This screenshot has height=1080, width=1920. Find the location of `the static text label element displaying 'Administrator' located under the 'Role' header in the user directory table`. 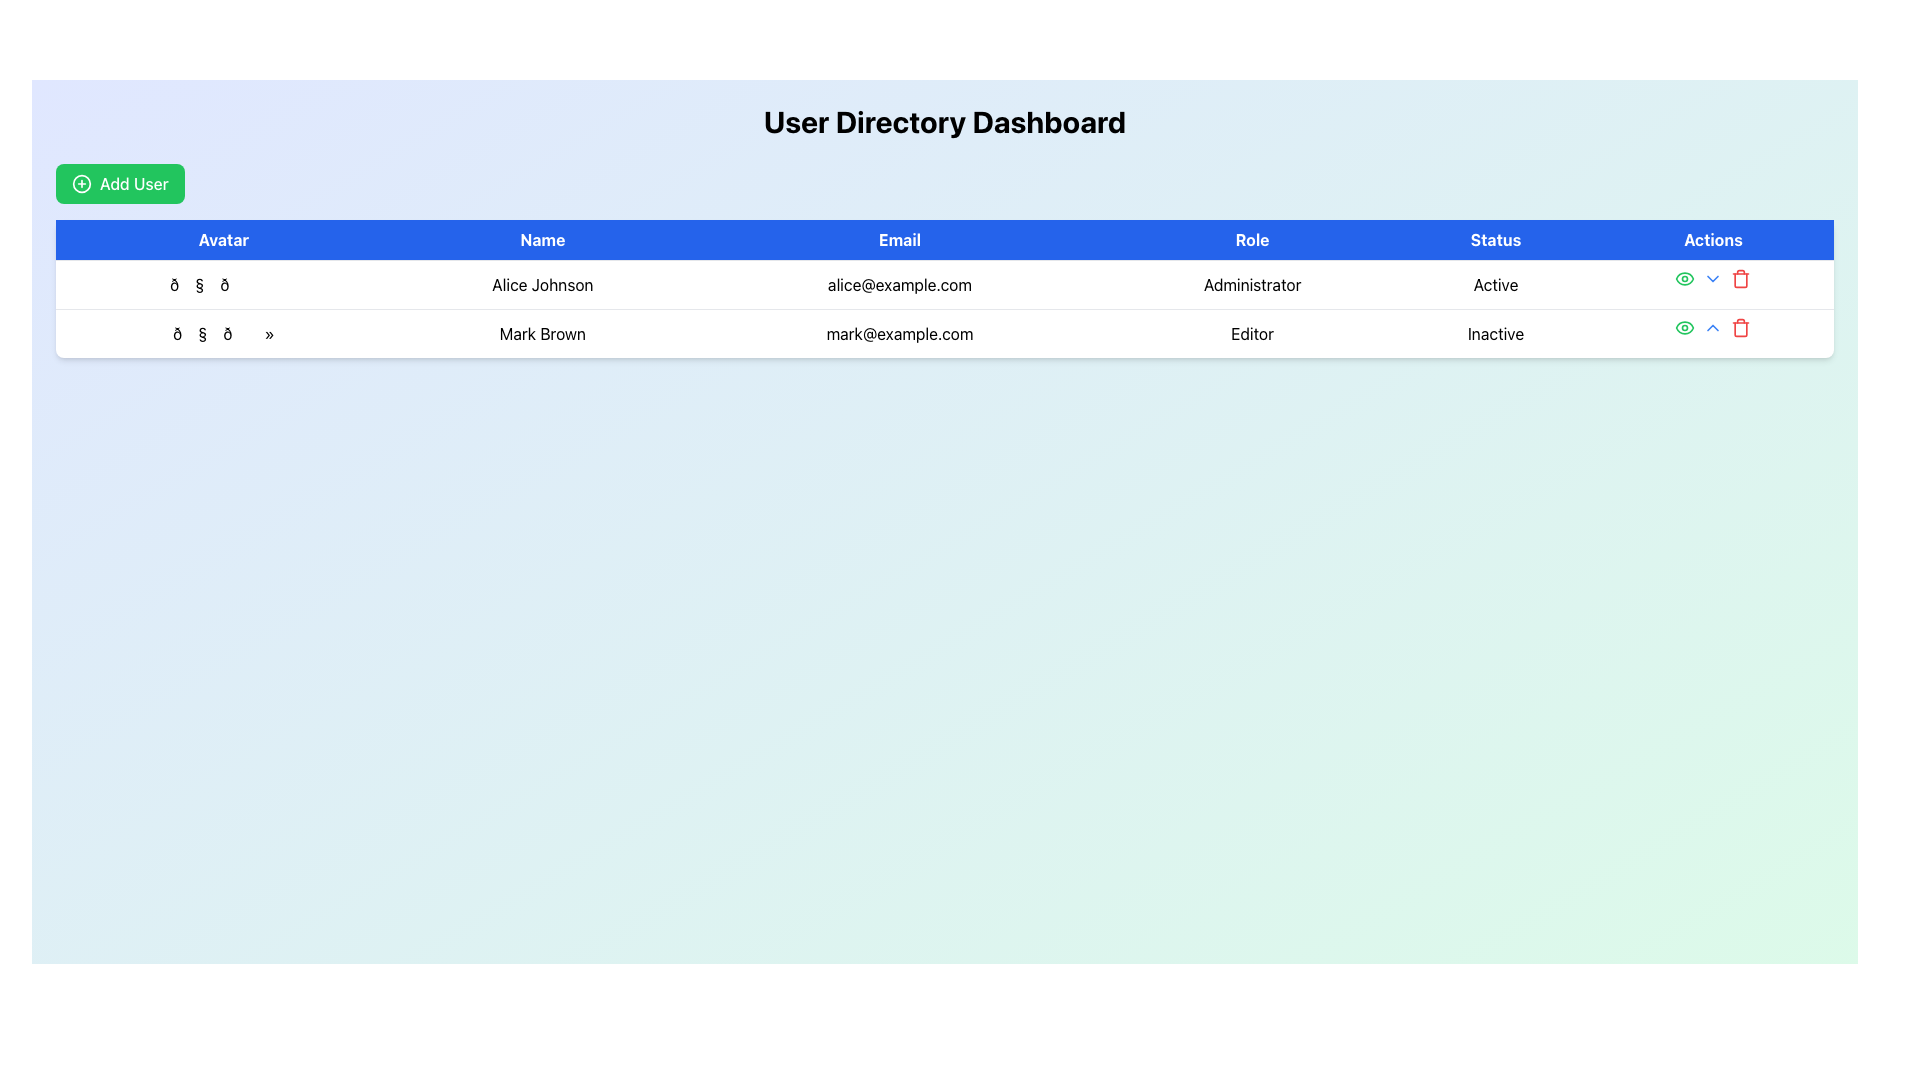

the static text label element displaying 'Administrator' located under the 'Role' header in the user directory table is located at coordinates (1251, 285).